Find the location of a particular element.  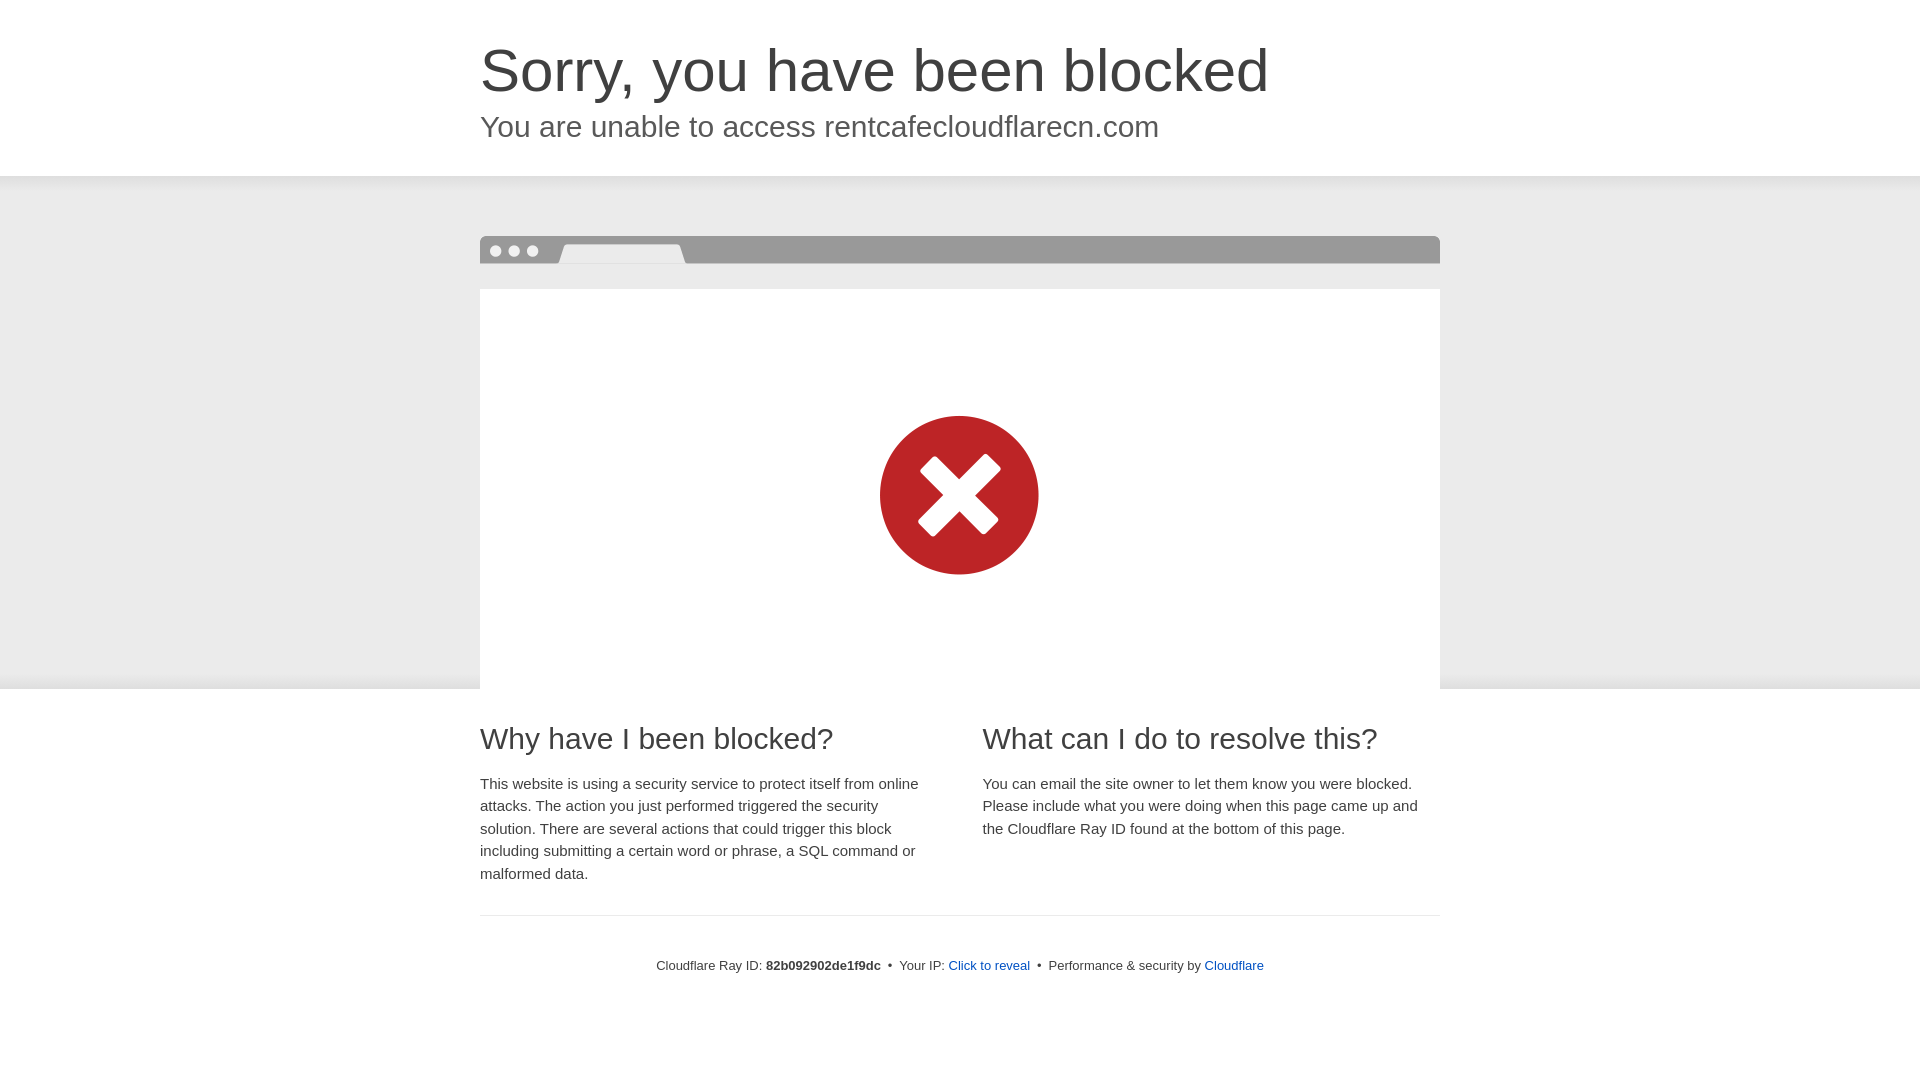

'Click to reveal' is located at coordinates (989, 964).